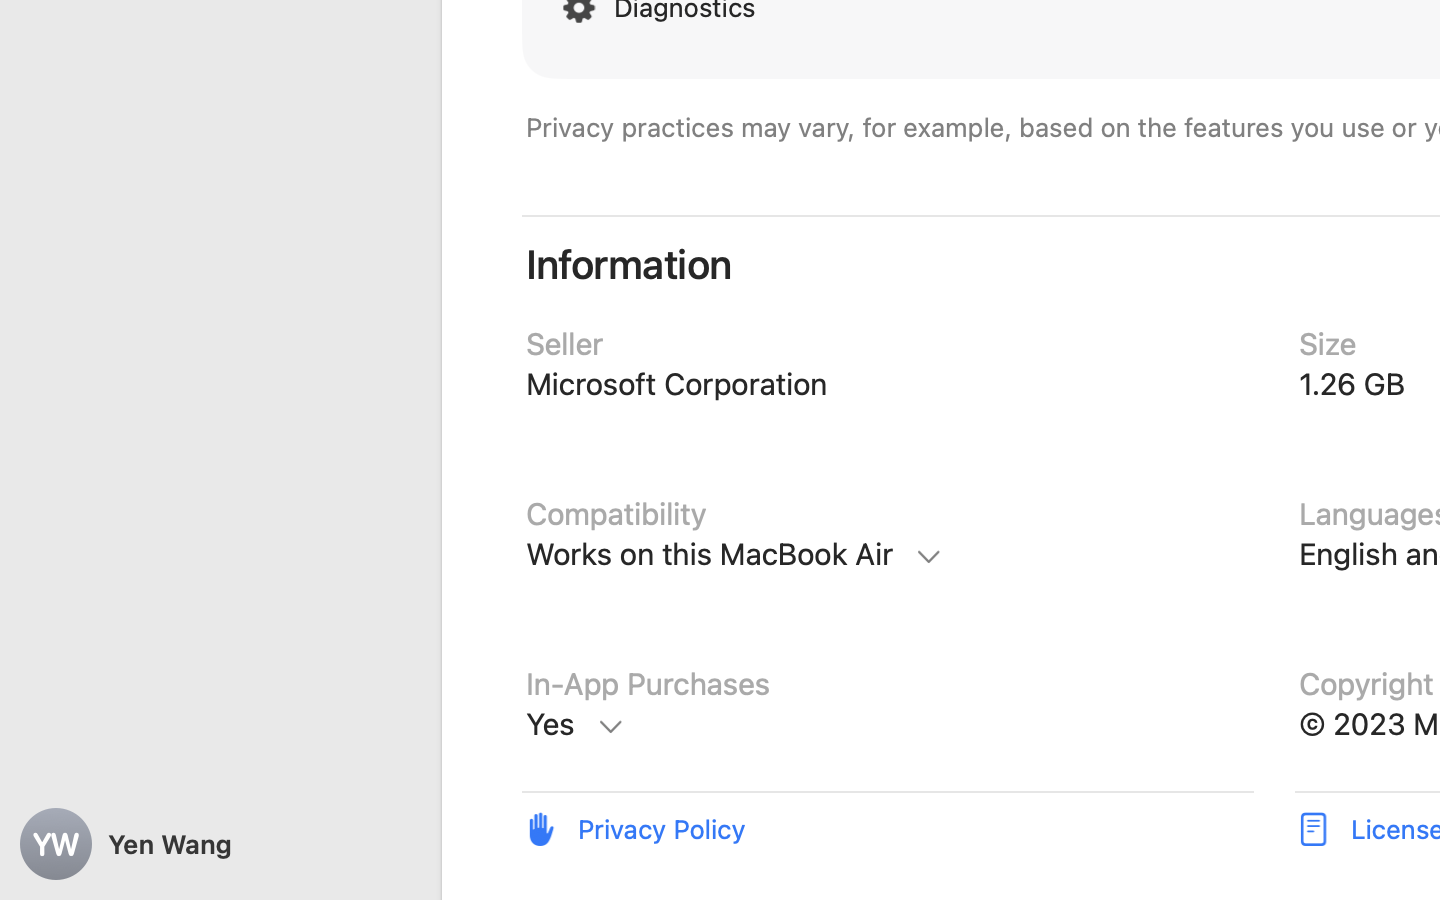 The width and height of the screenshot is (1440, 900). What do you see at coordinates (887, 385) in the screenshot?
I see `'Seller, Microsoft Corporation'` at bounding box center [887, 385].